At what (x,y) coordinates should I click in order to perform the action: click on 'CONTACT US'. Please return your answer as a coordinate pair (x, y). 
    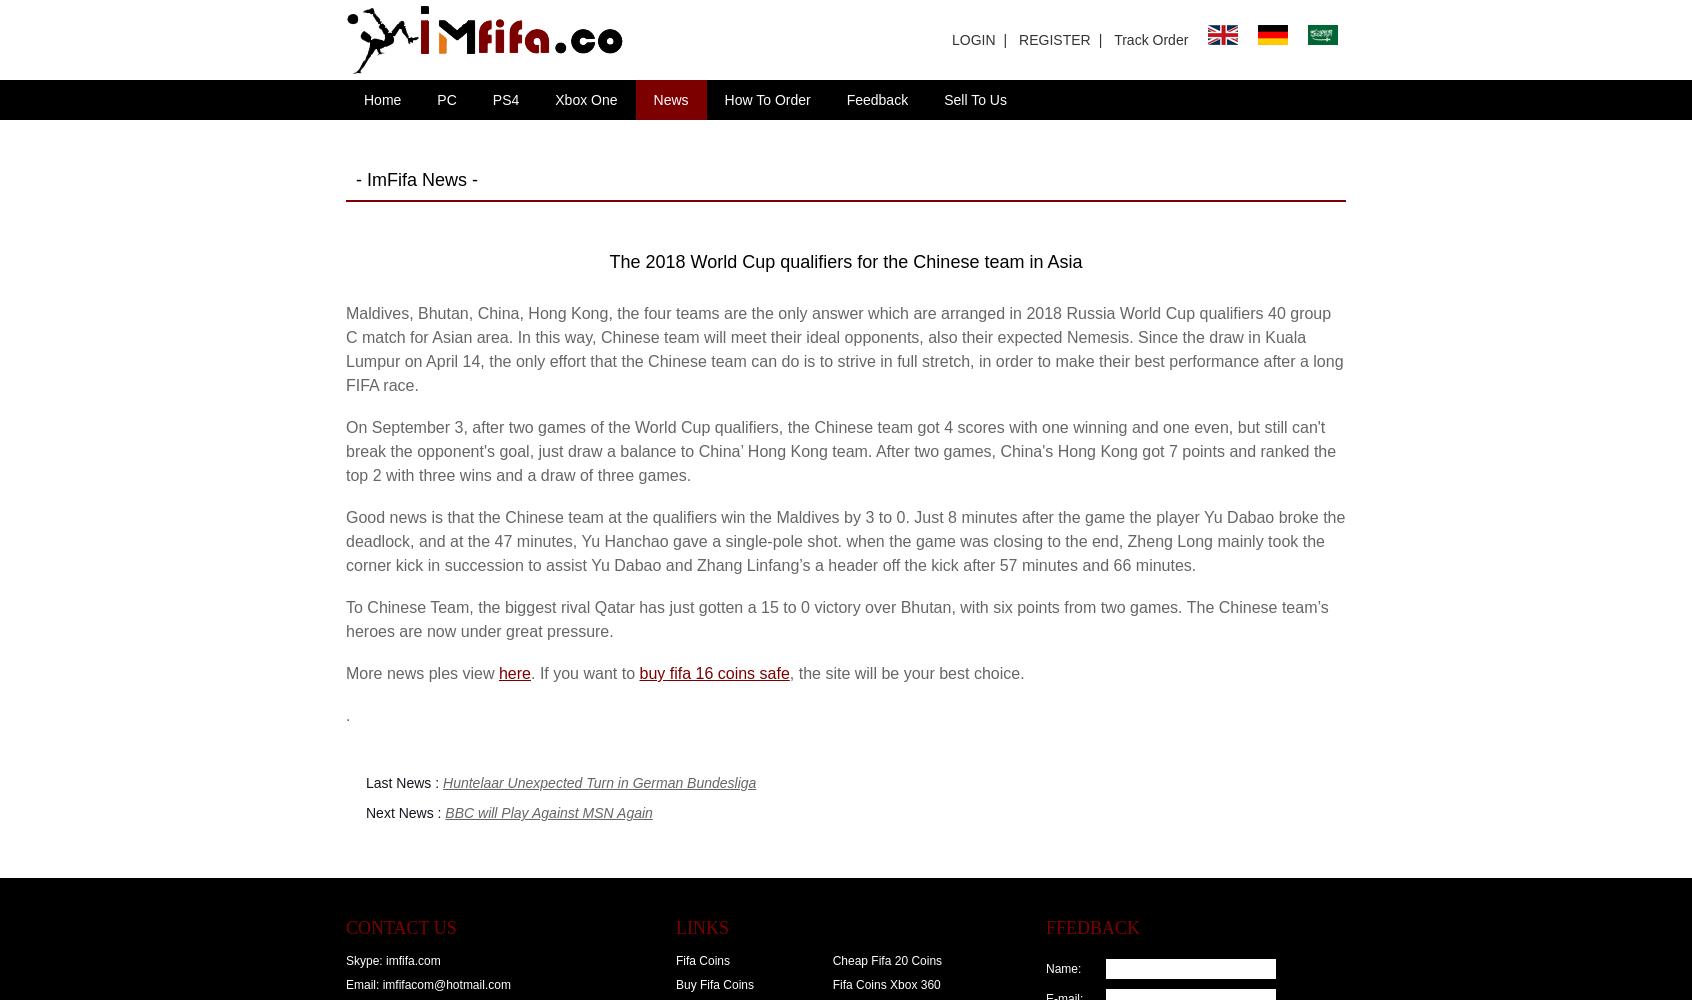
    Looking at the image, I should click on (401, 928).